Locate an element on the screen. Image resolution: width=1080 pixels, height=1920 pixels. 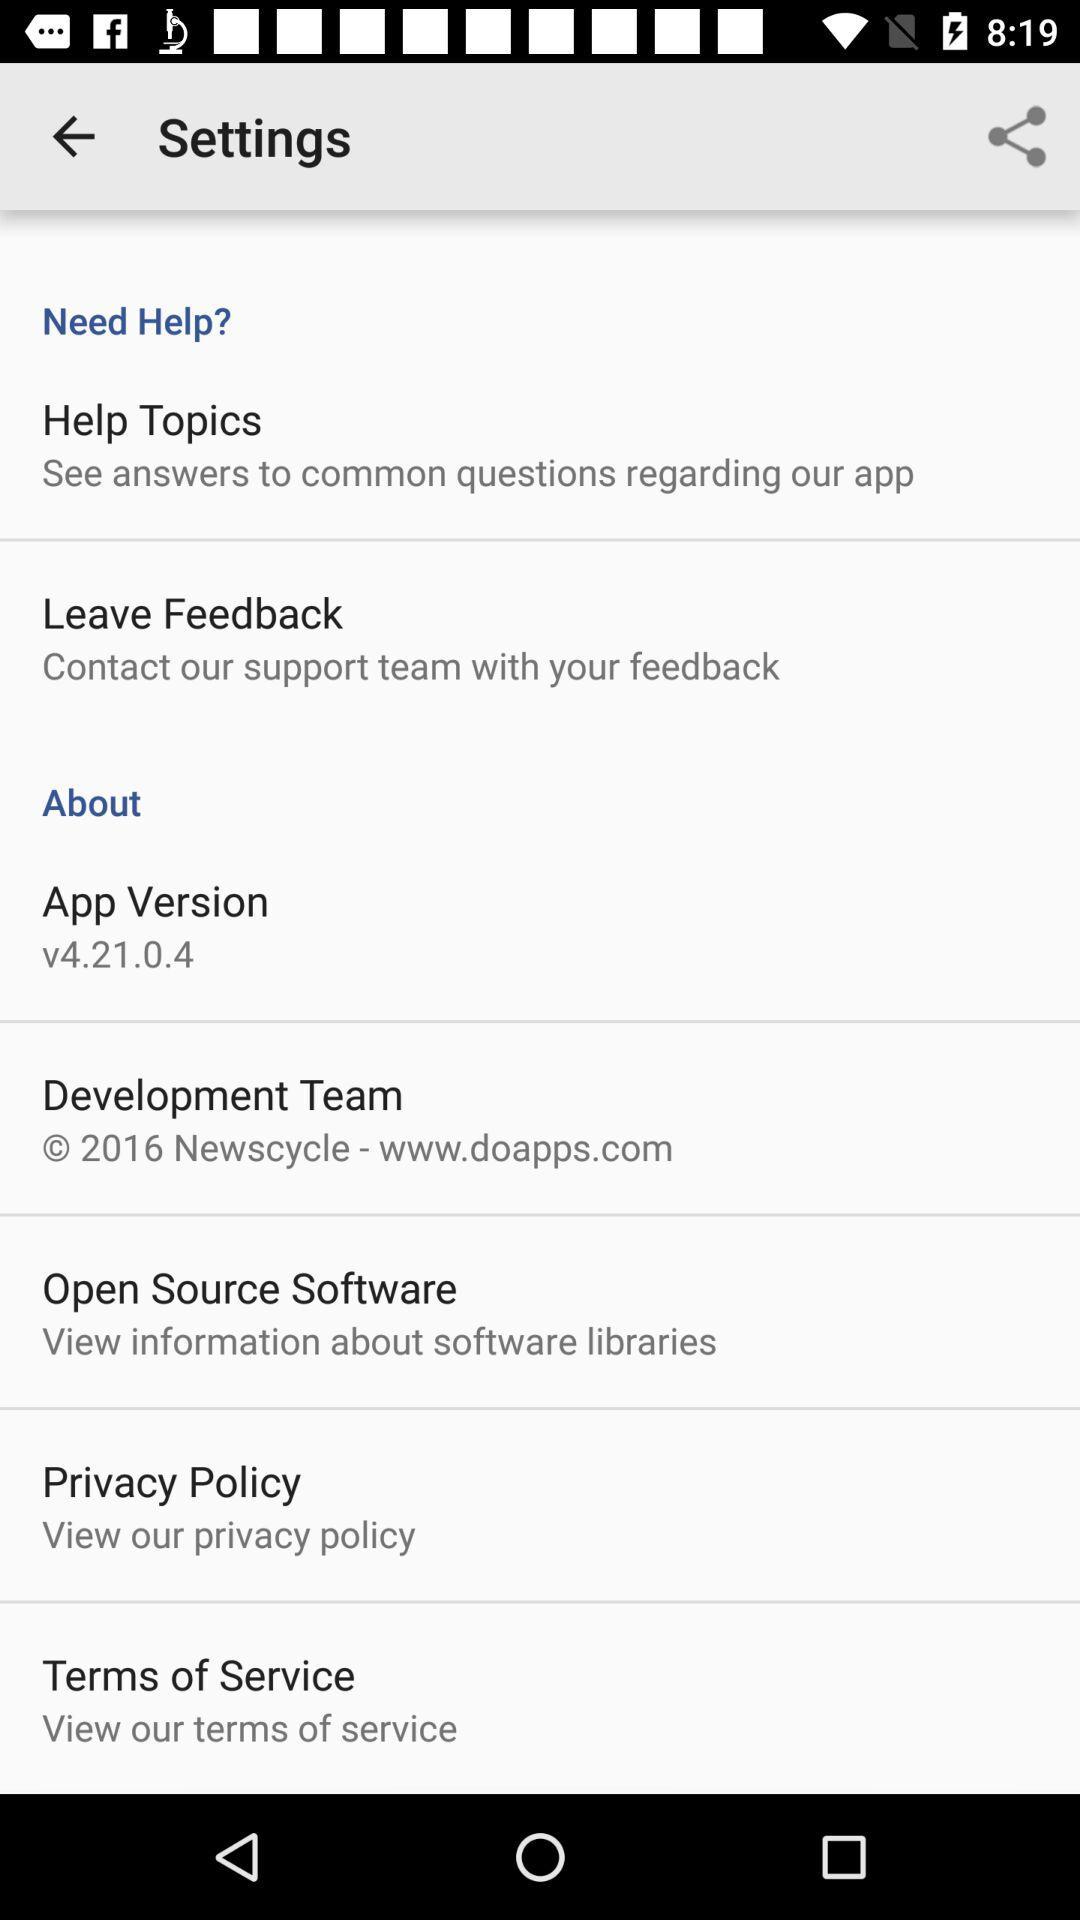
the item above the need help? is located at coordinates (72, 135).